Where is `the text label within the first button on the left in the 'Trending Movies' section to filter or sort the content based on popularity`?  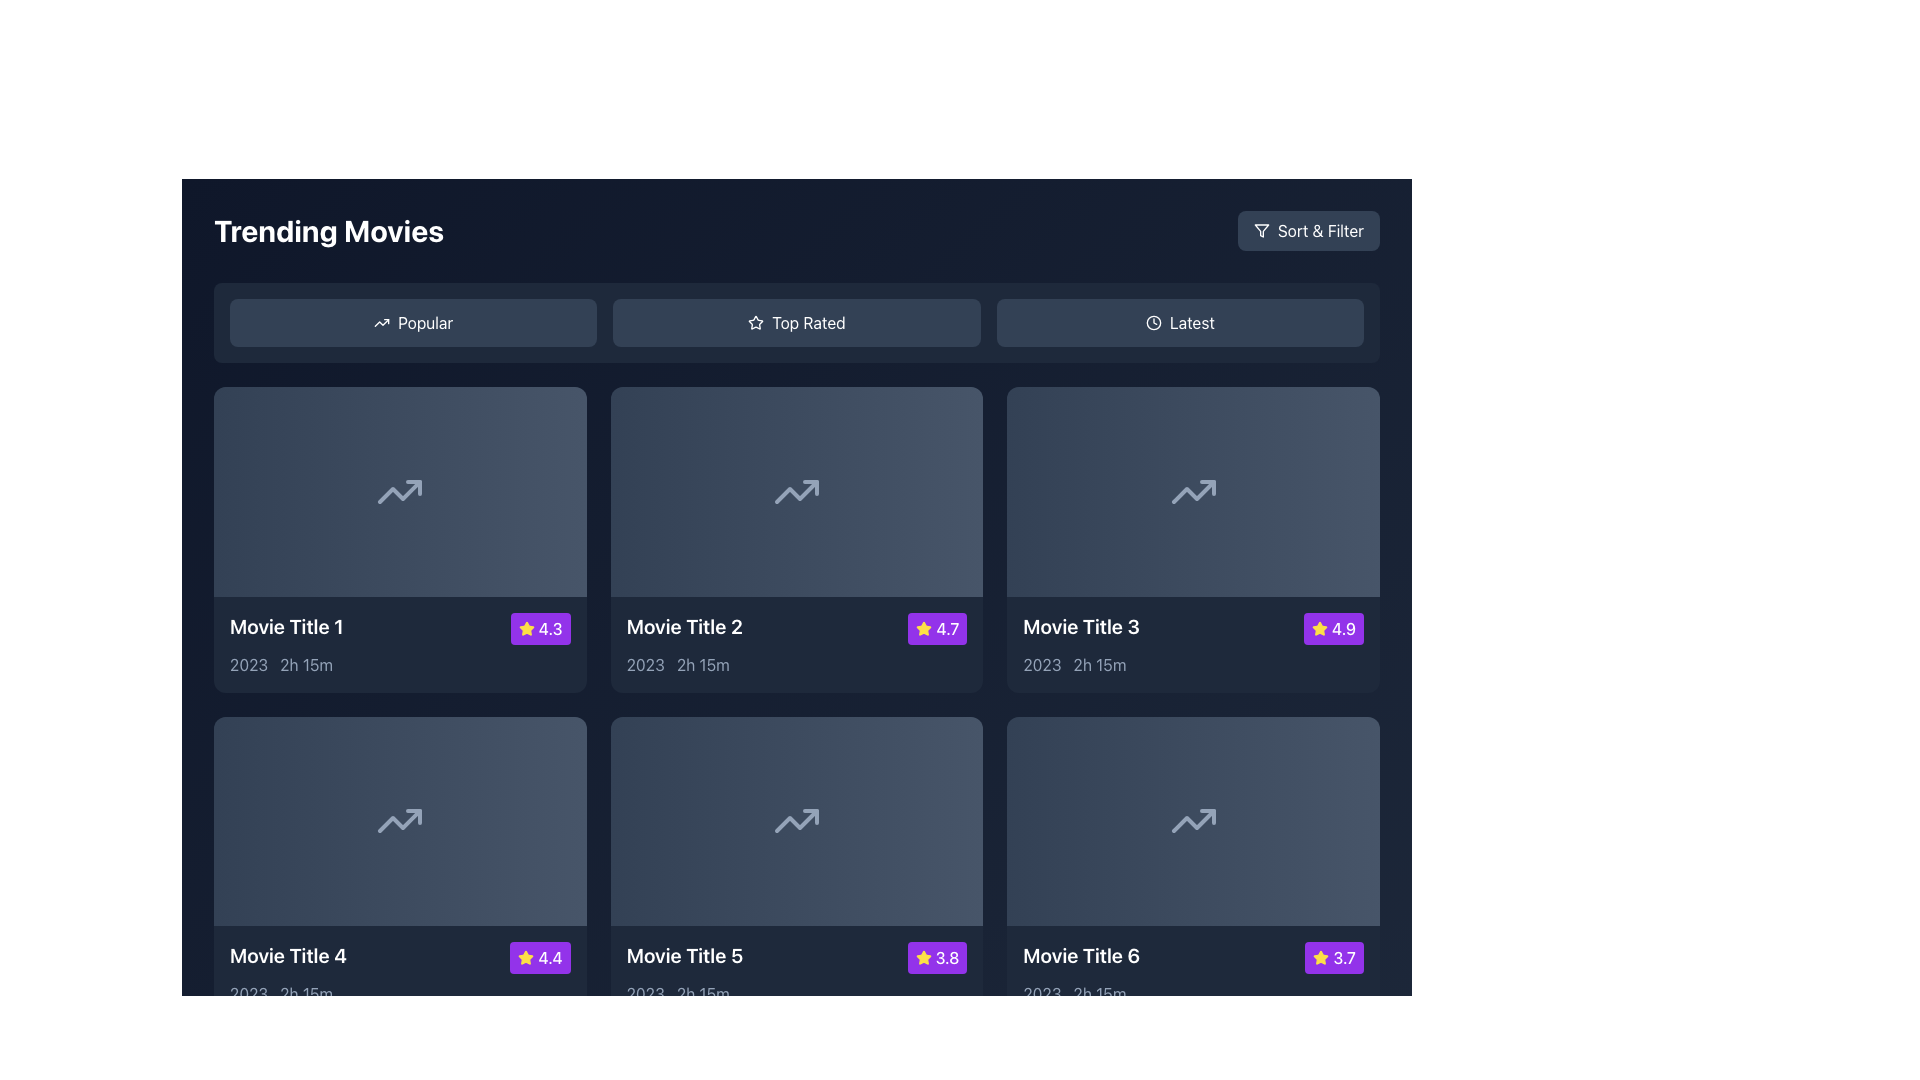
the text label within the first button on the left in the 'Trending Movies' section to filter or sort the content based on popularity is located at coordinates (424, 322).